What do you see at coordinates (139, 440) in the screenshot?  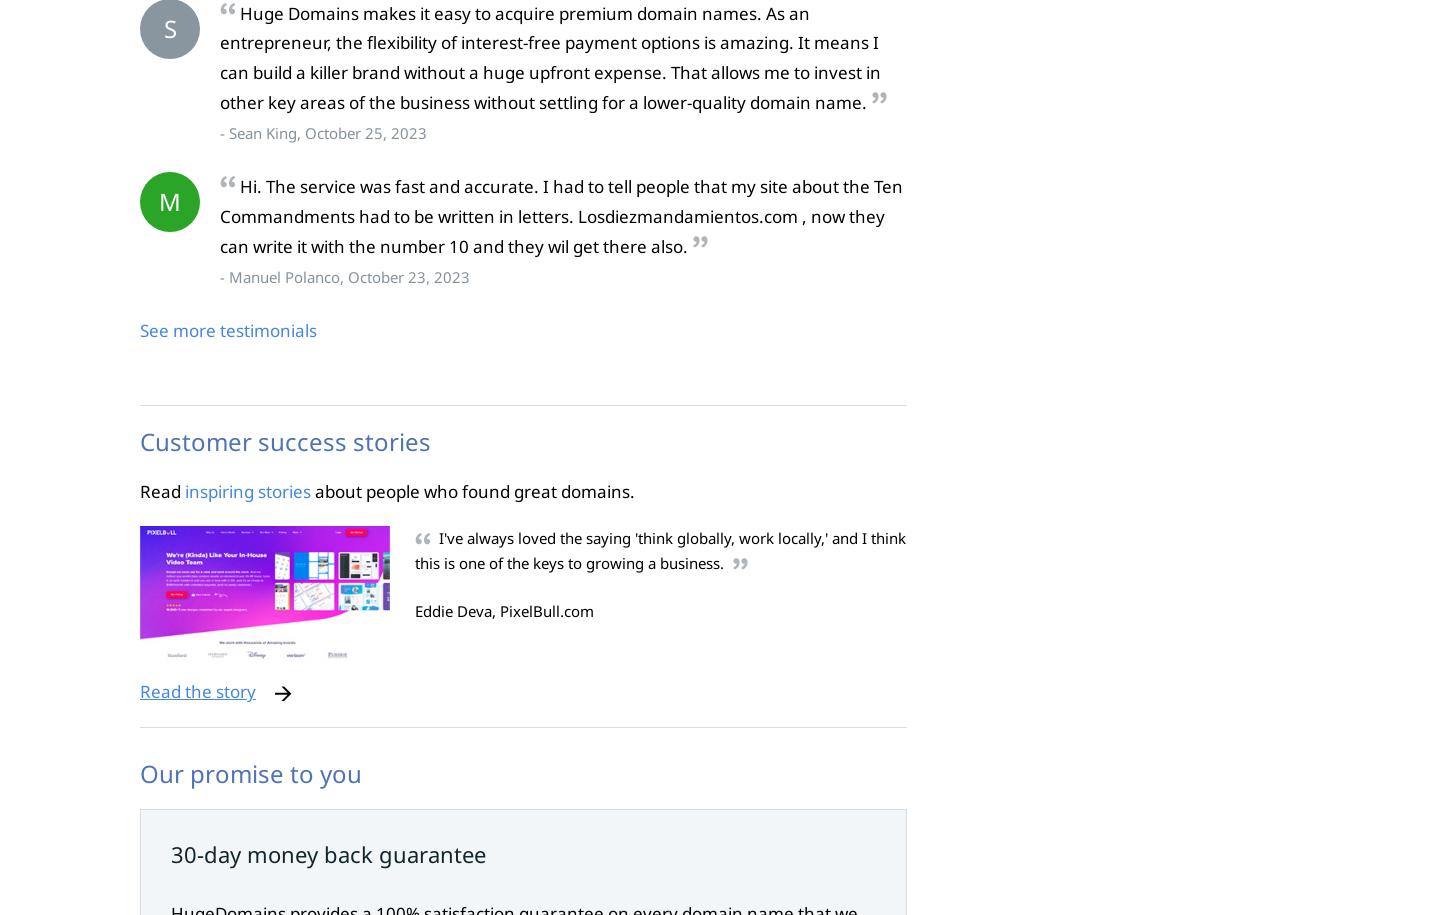 I see `'Customer success stories'` at bounding box center [139, 440].